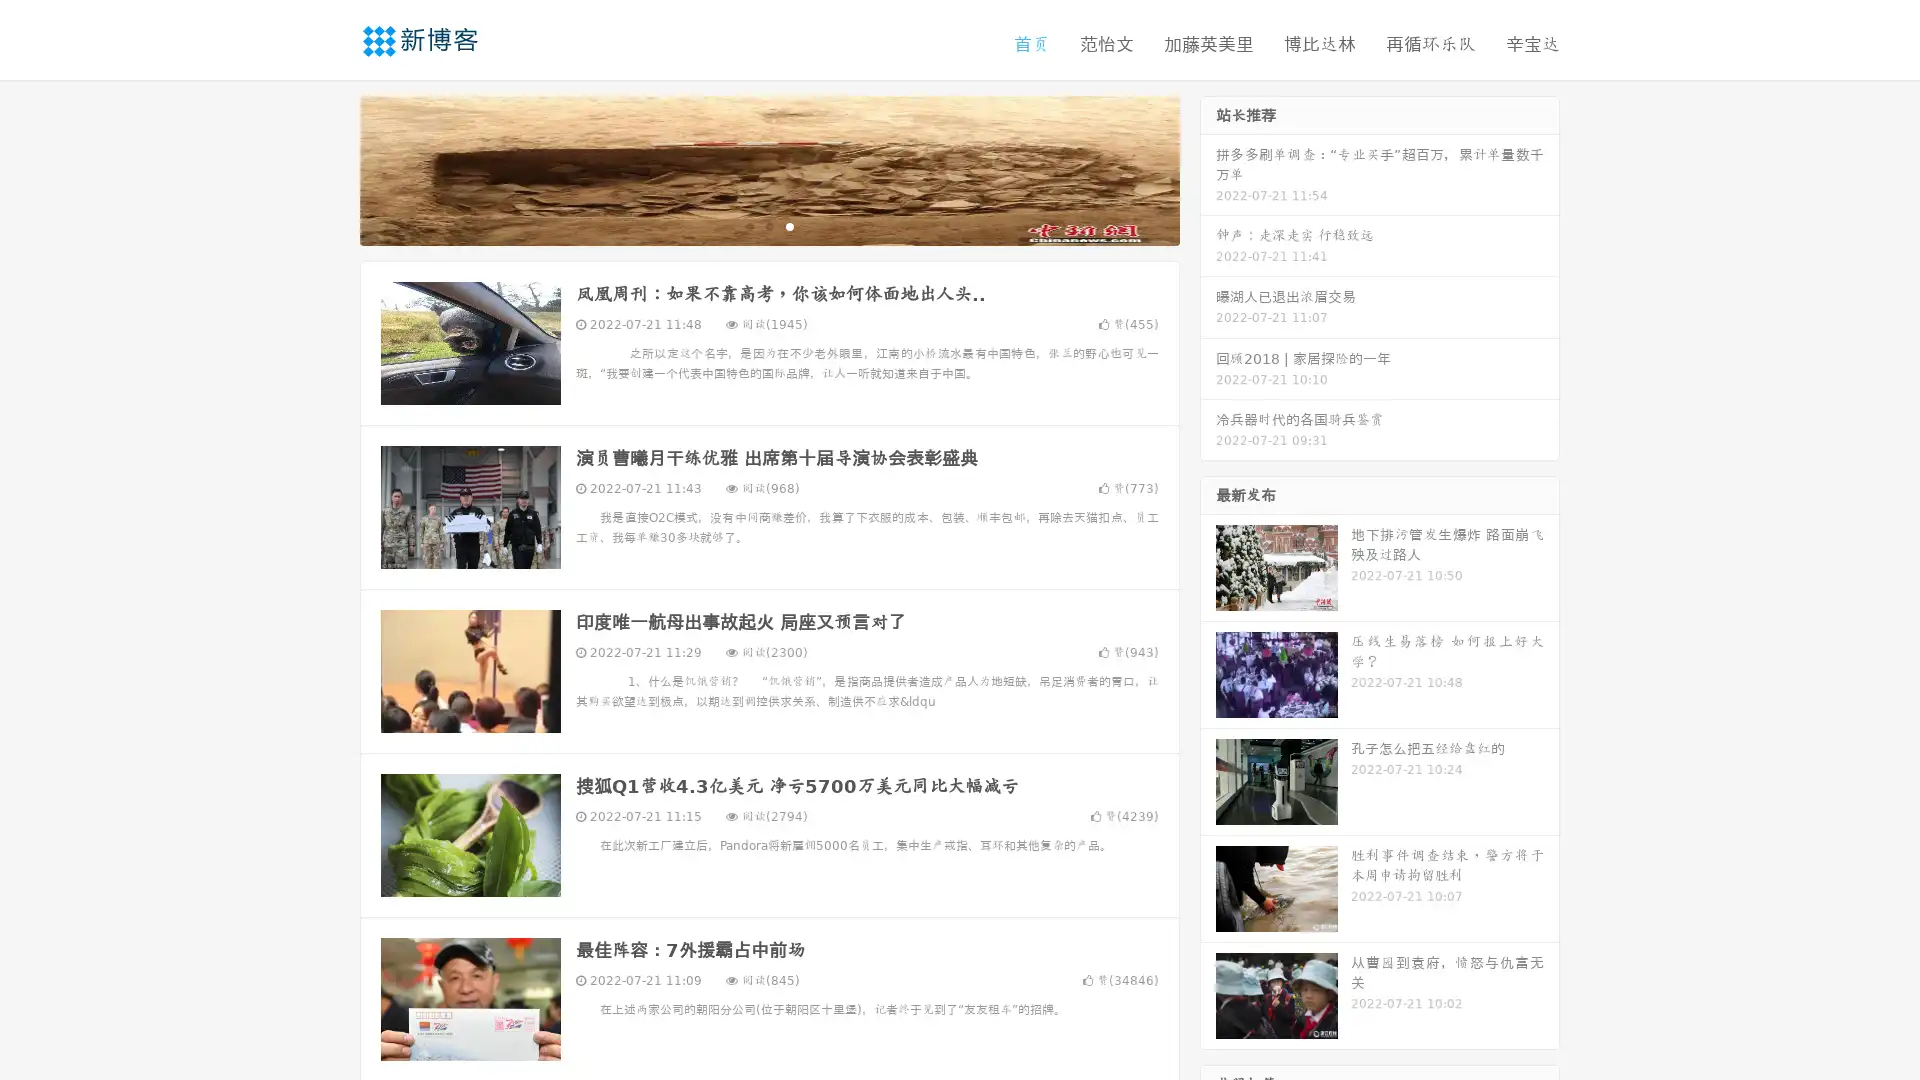  I want to click on Go to slide 1, so click(748, 225).